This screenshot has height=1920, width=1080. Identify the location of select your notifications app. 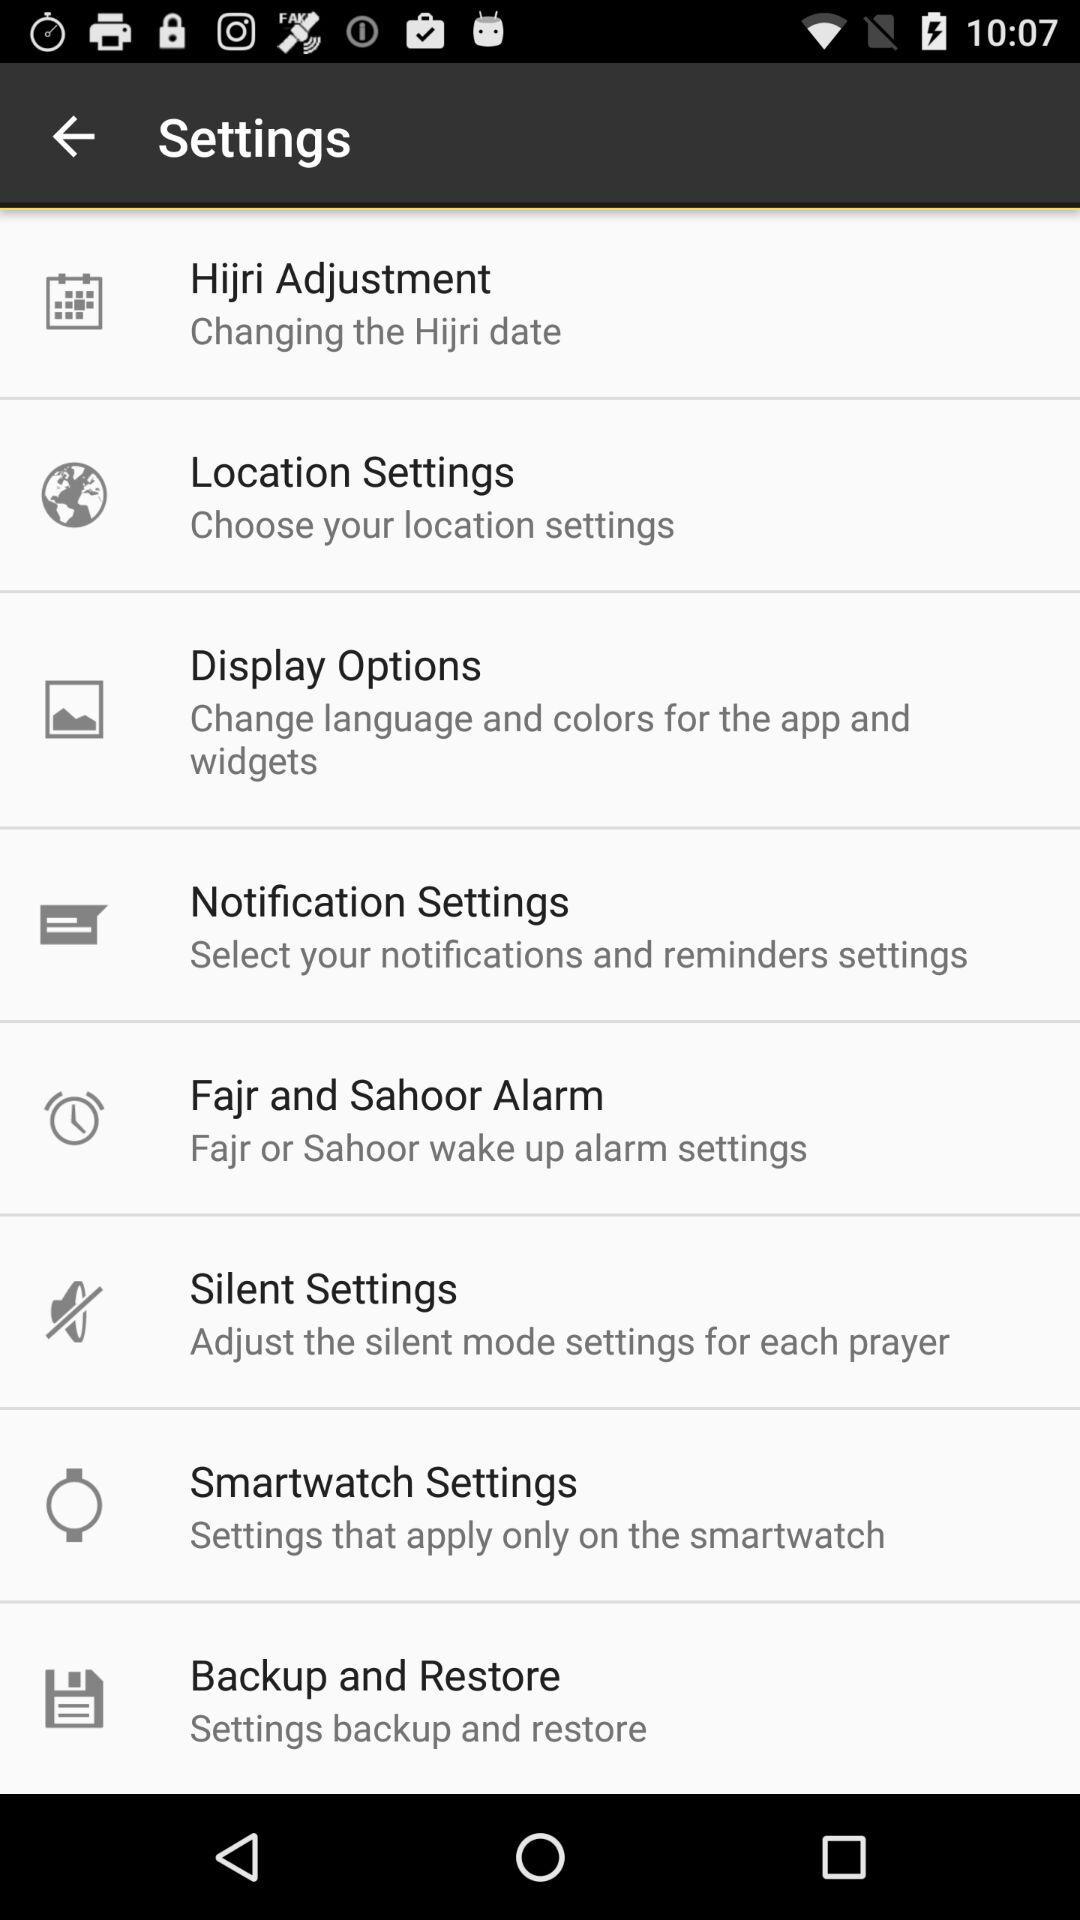
(578, 952).